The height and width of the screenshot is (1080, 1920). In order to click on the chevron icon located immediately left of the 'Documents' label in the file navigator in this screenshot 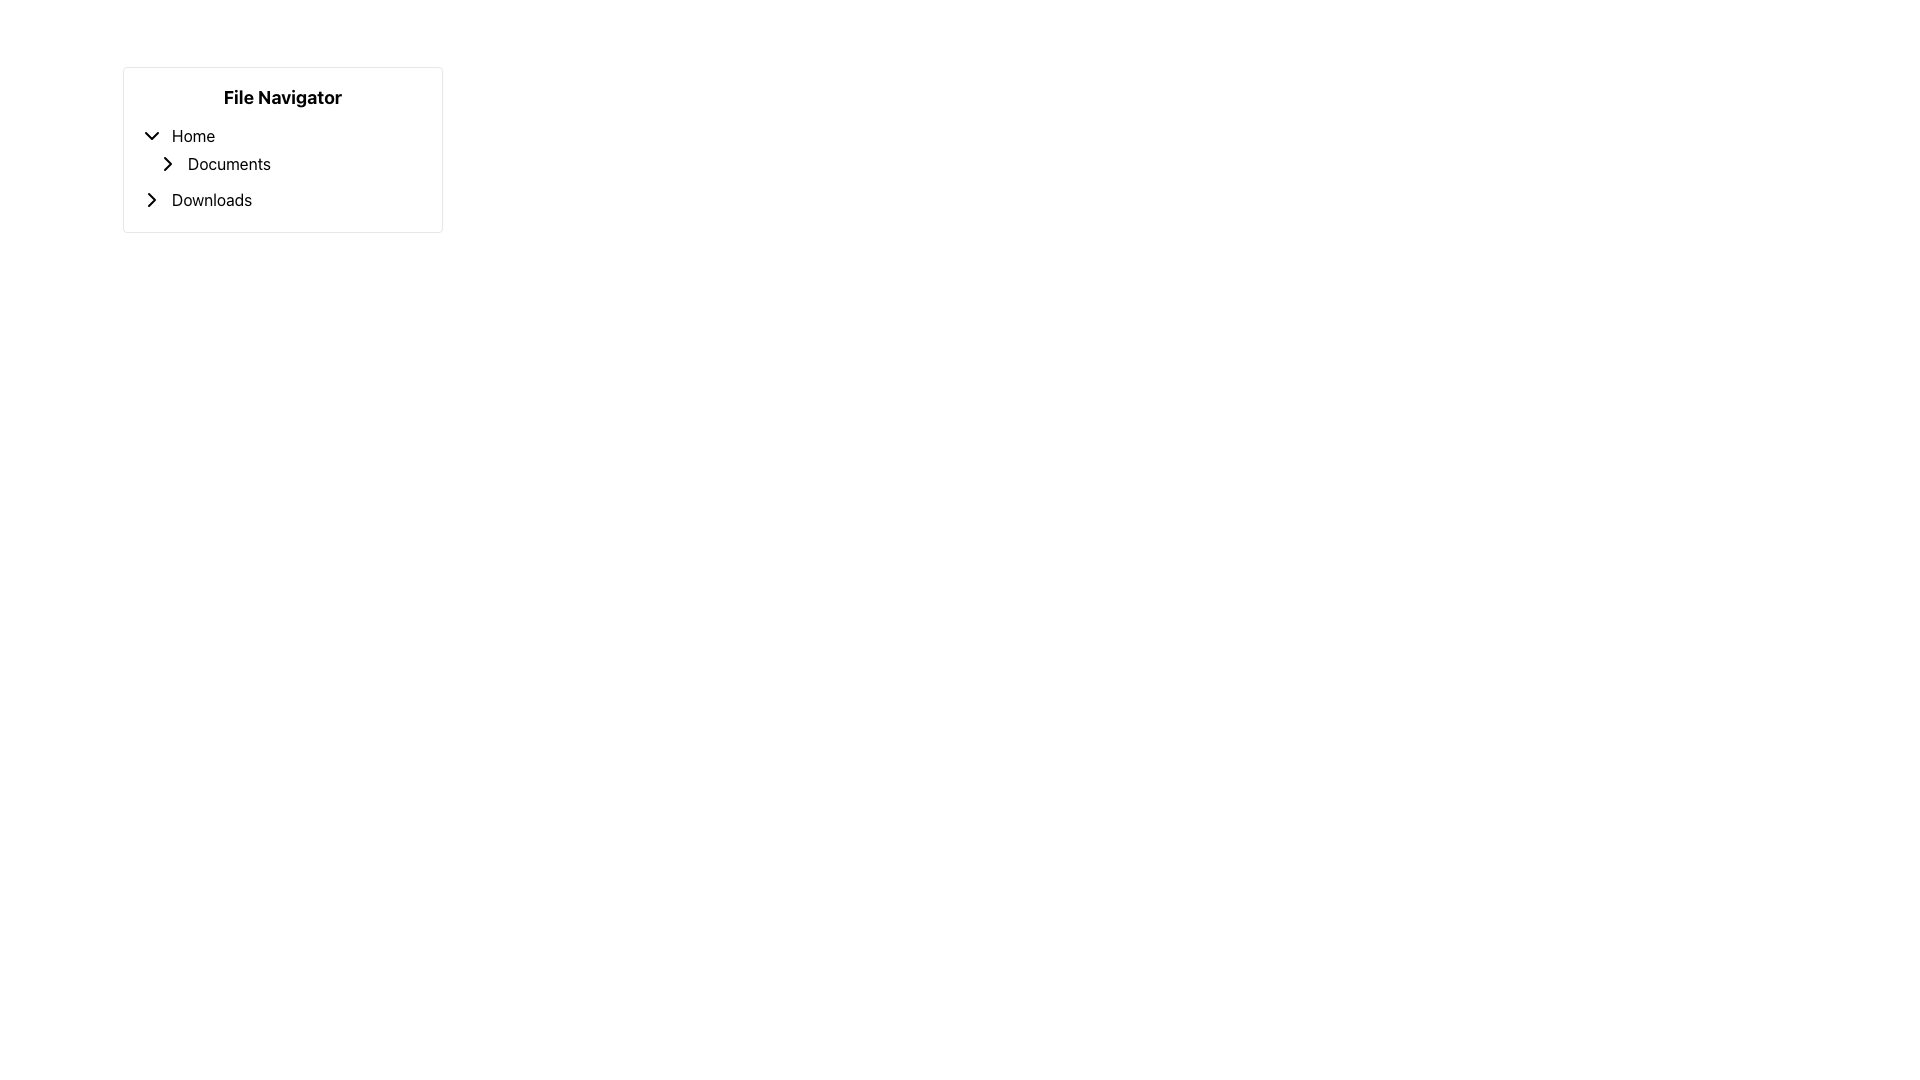, I will do `click(168, 163)`.